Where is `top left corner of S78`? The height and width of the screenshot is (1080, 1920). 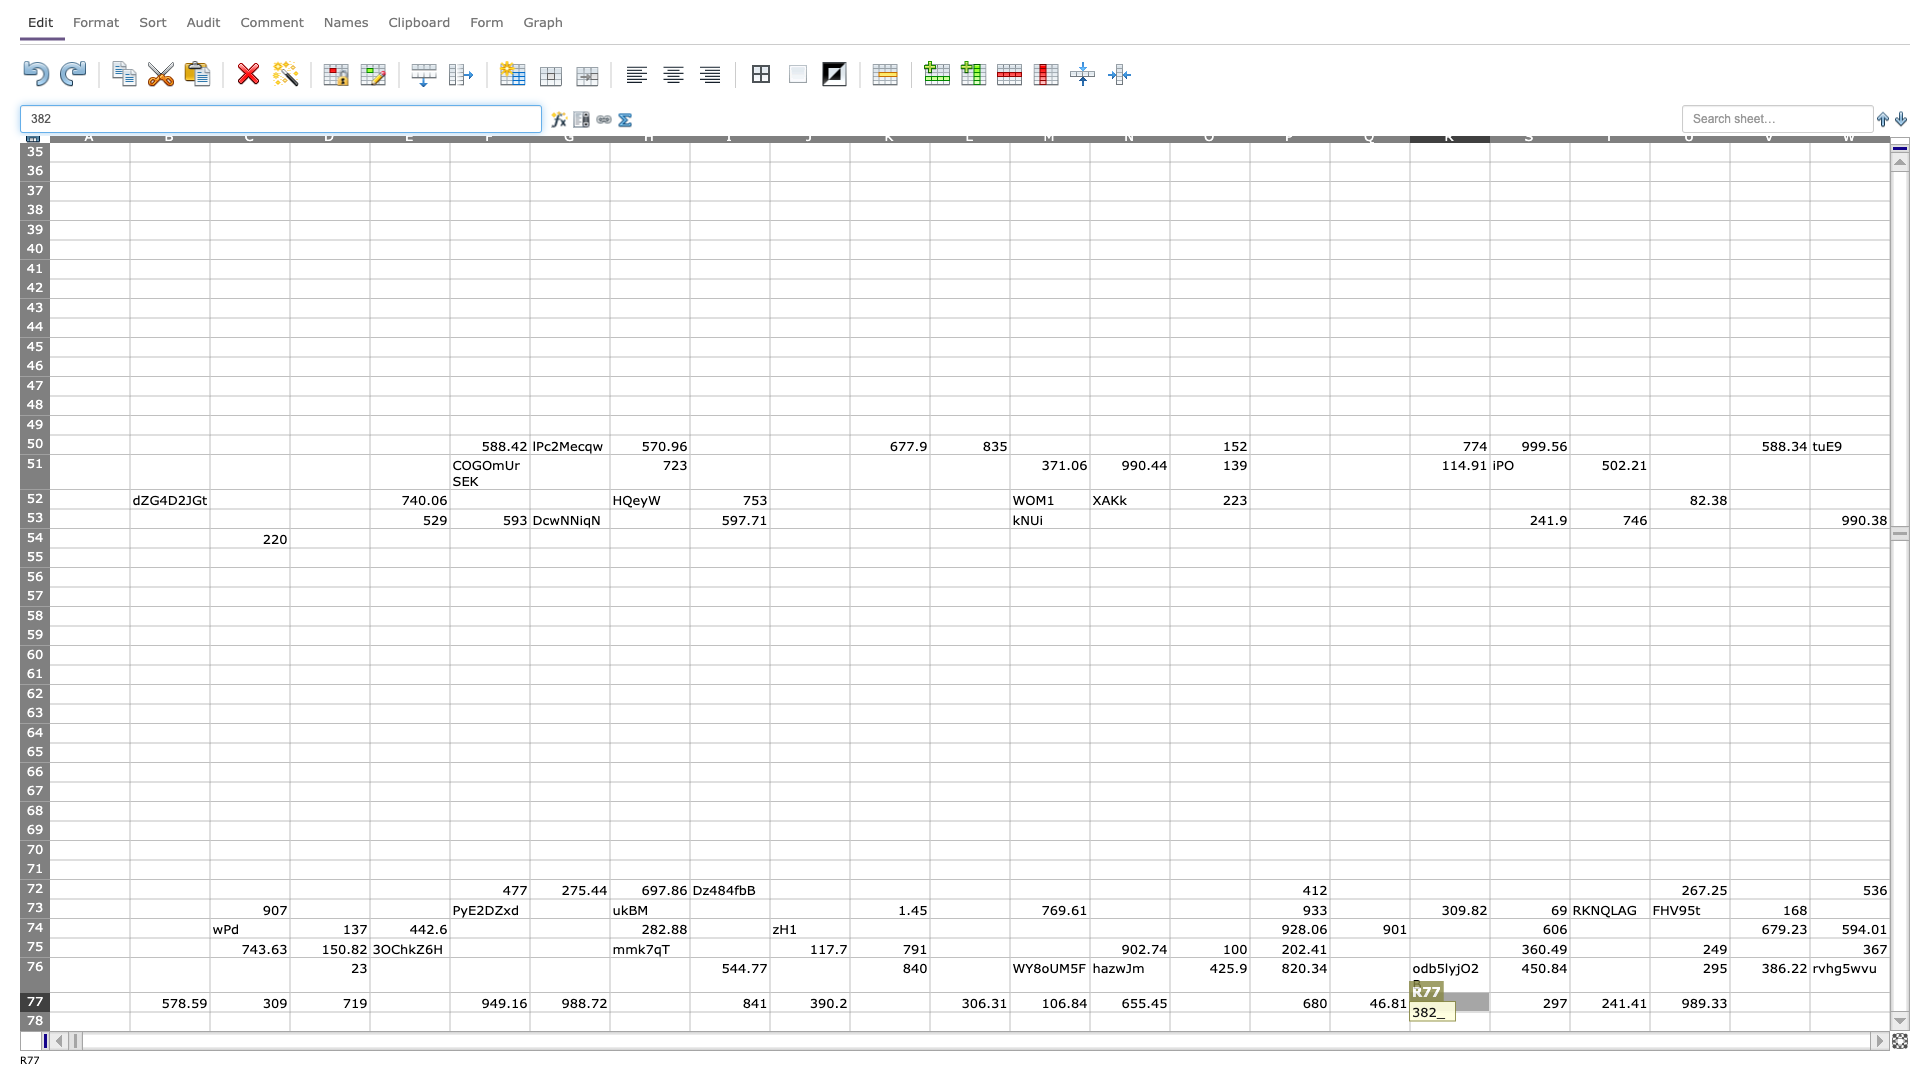 top left corner of S78 is located at coordinates (1489, 1011).